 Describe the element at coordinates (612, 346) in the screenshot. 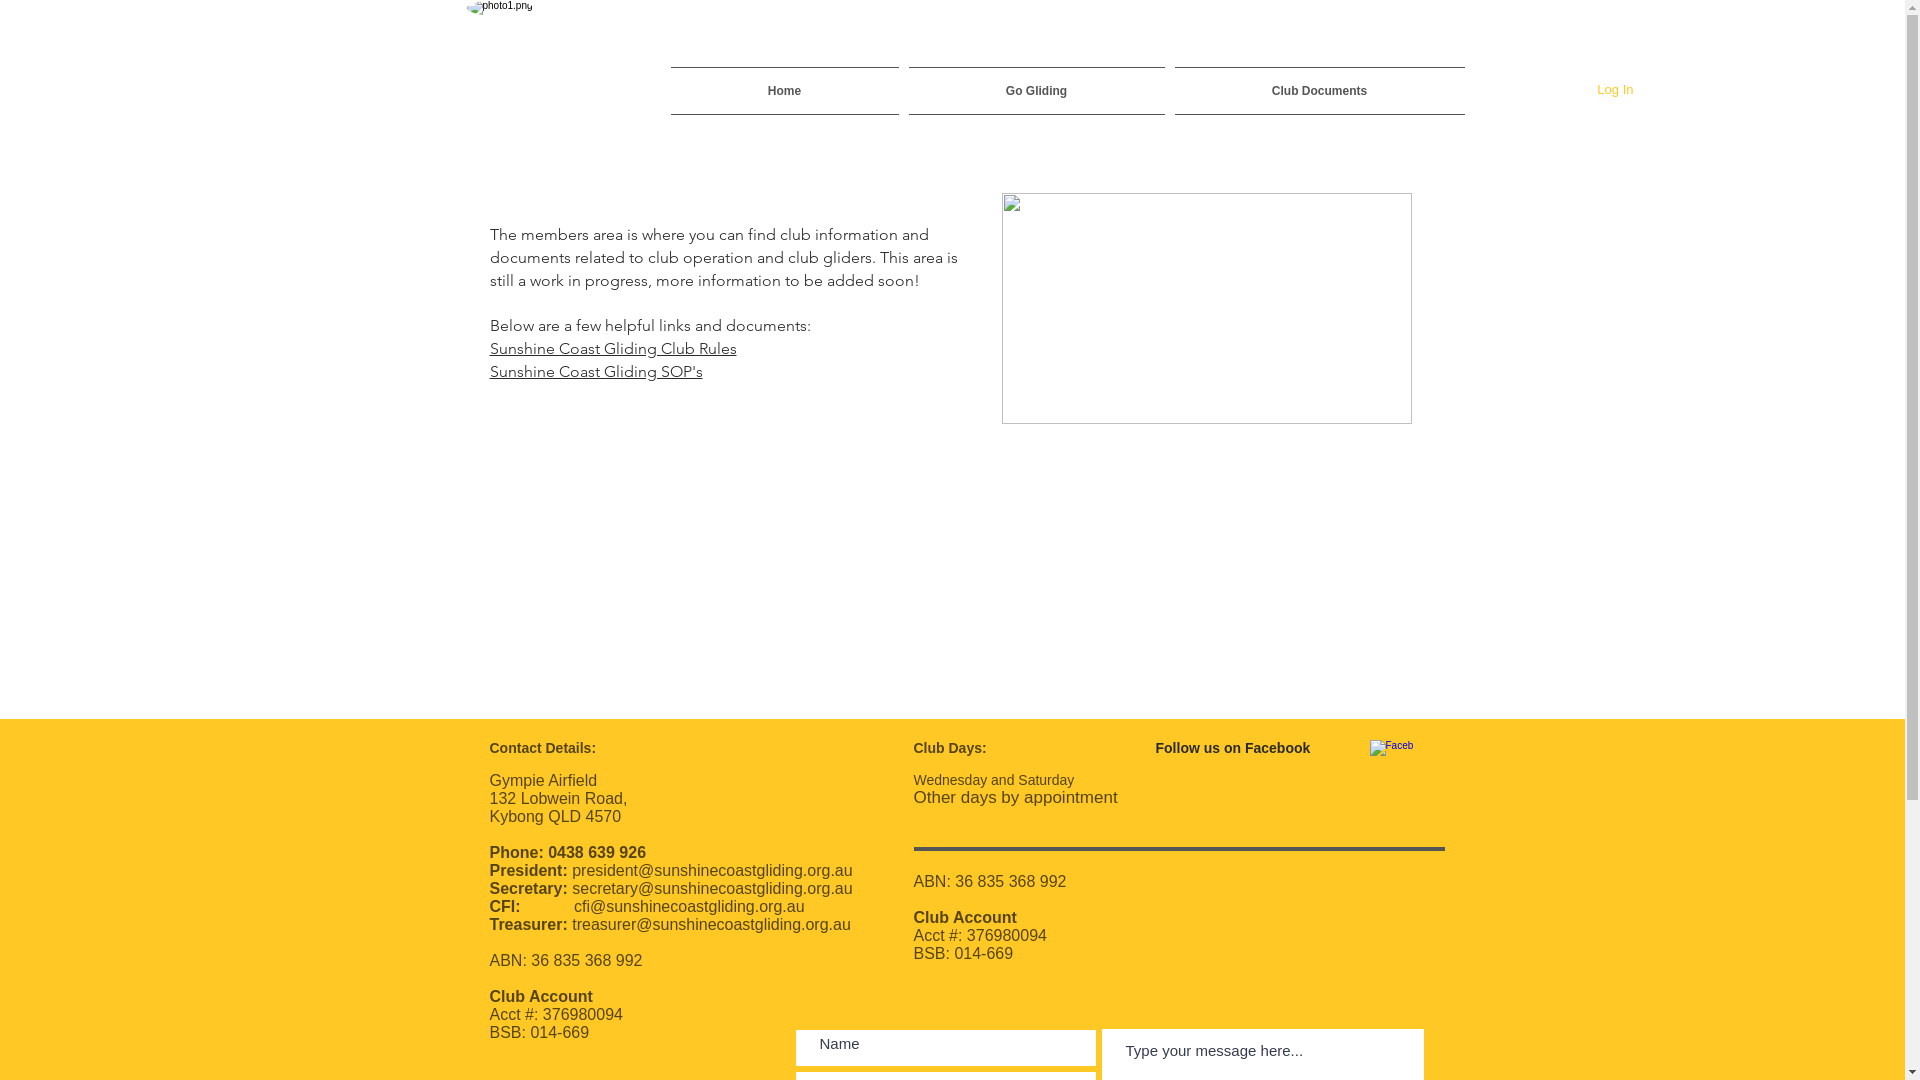

I see `'Sunshine Coast Gliding Club Rules'` at that location.